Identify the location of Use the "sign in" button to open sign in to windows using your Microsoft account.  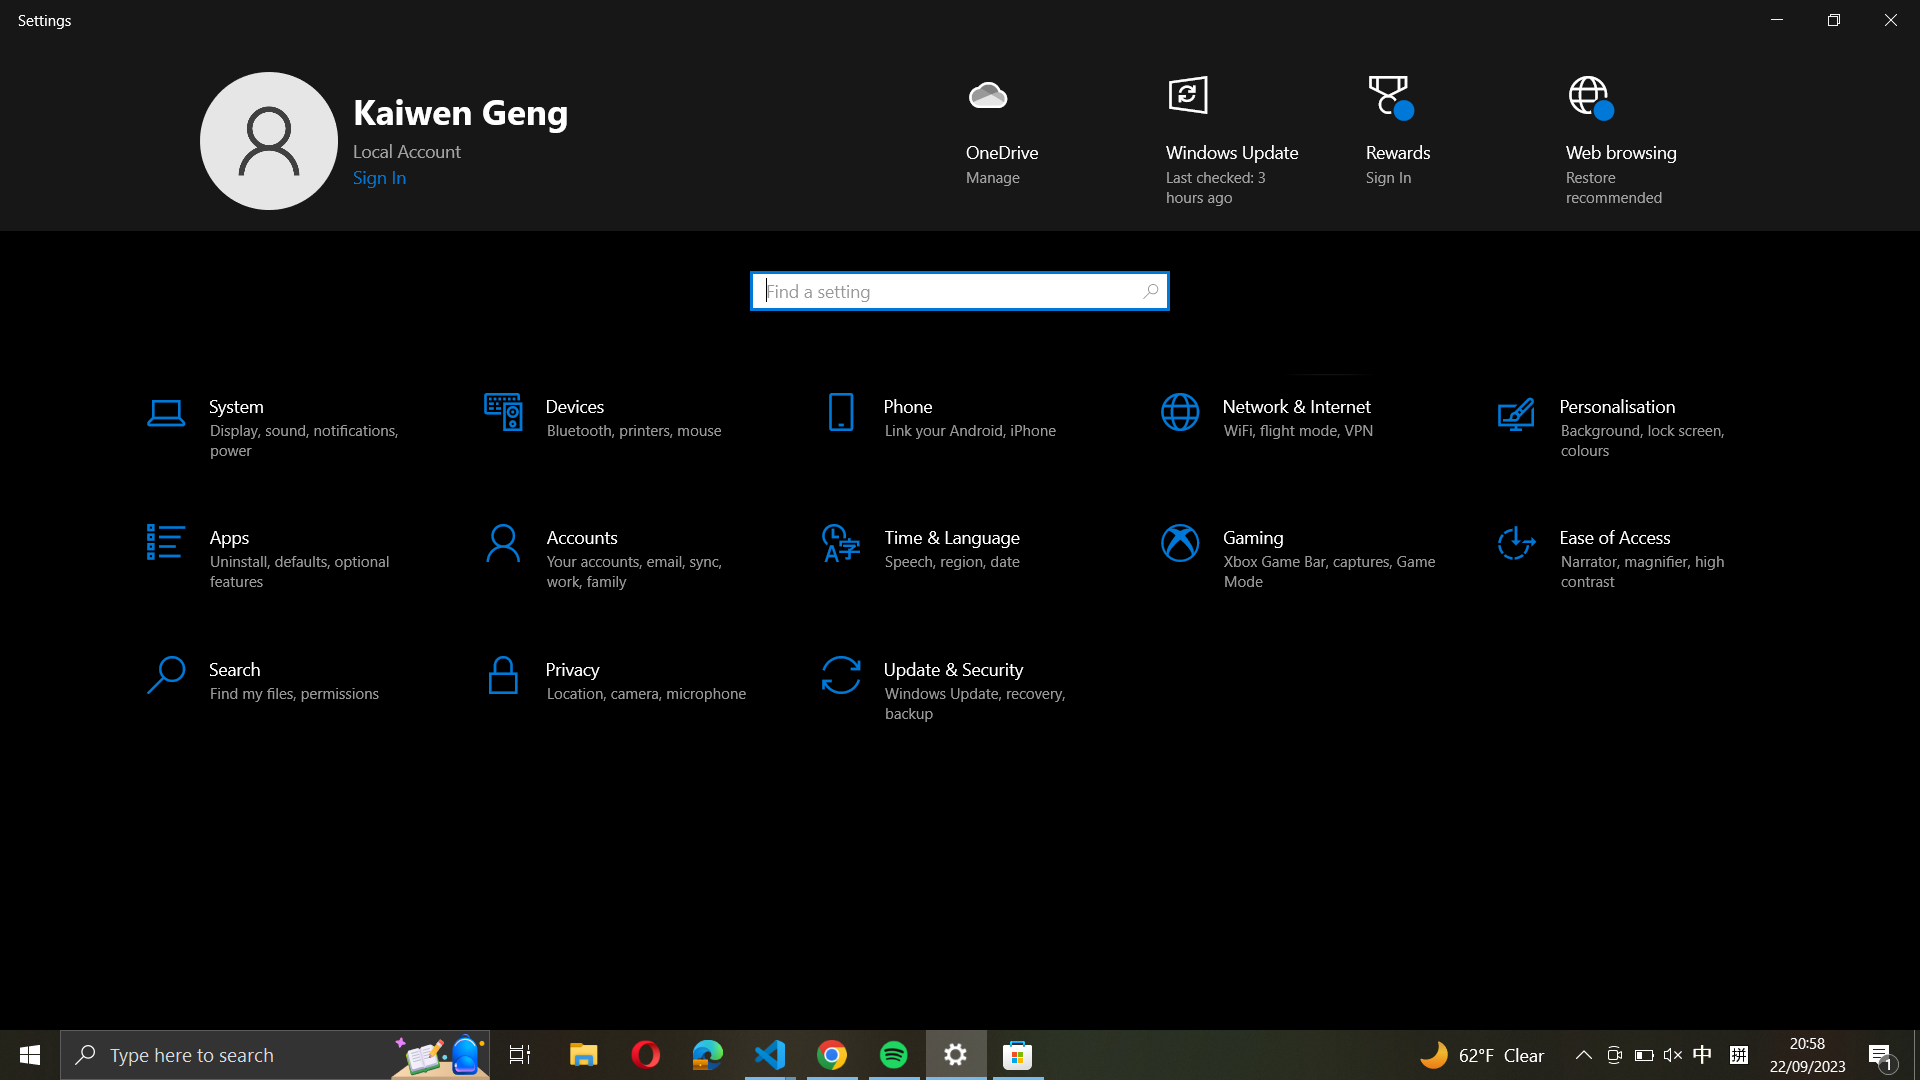
(382, 176).